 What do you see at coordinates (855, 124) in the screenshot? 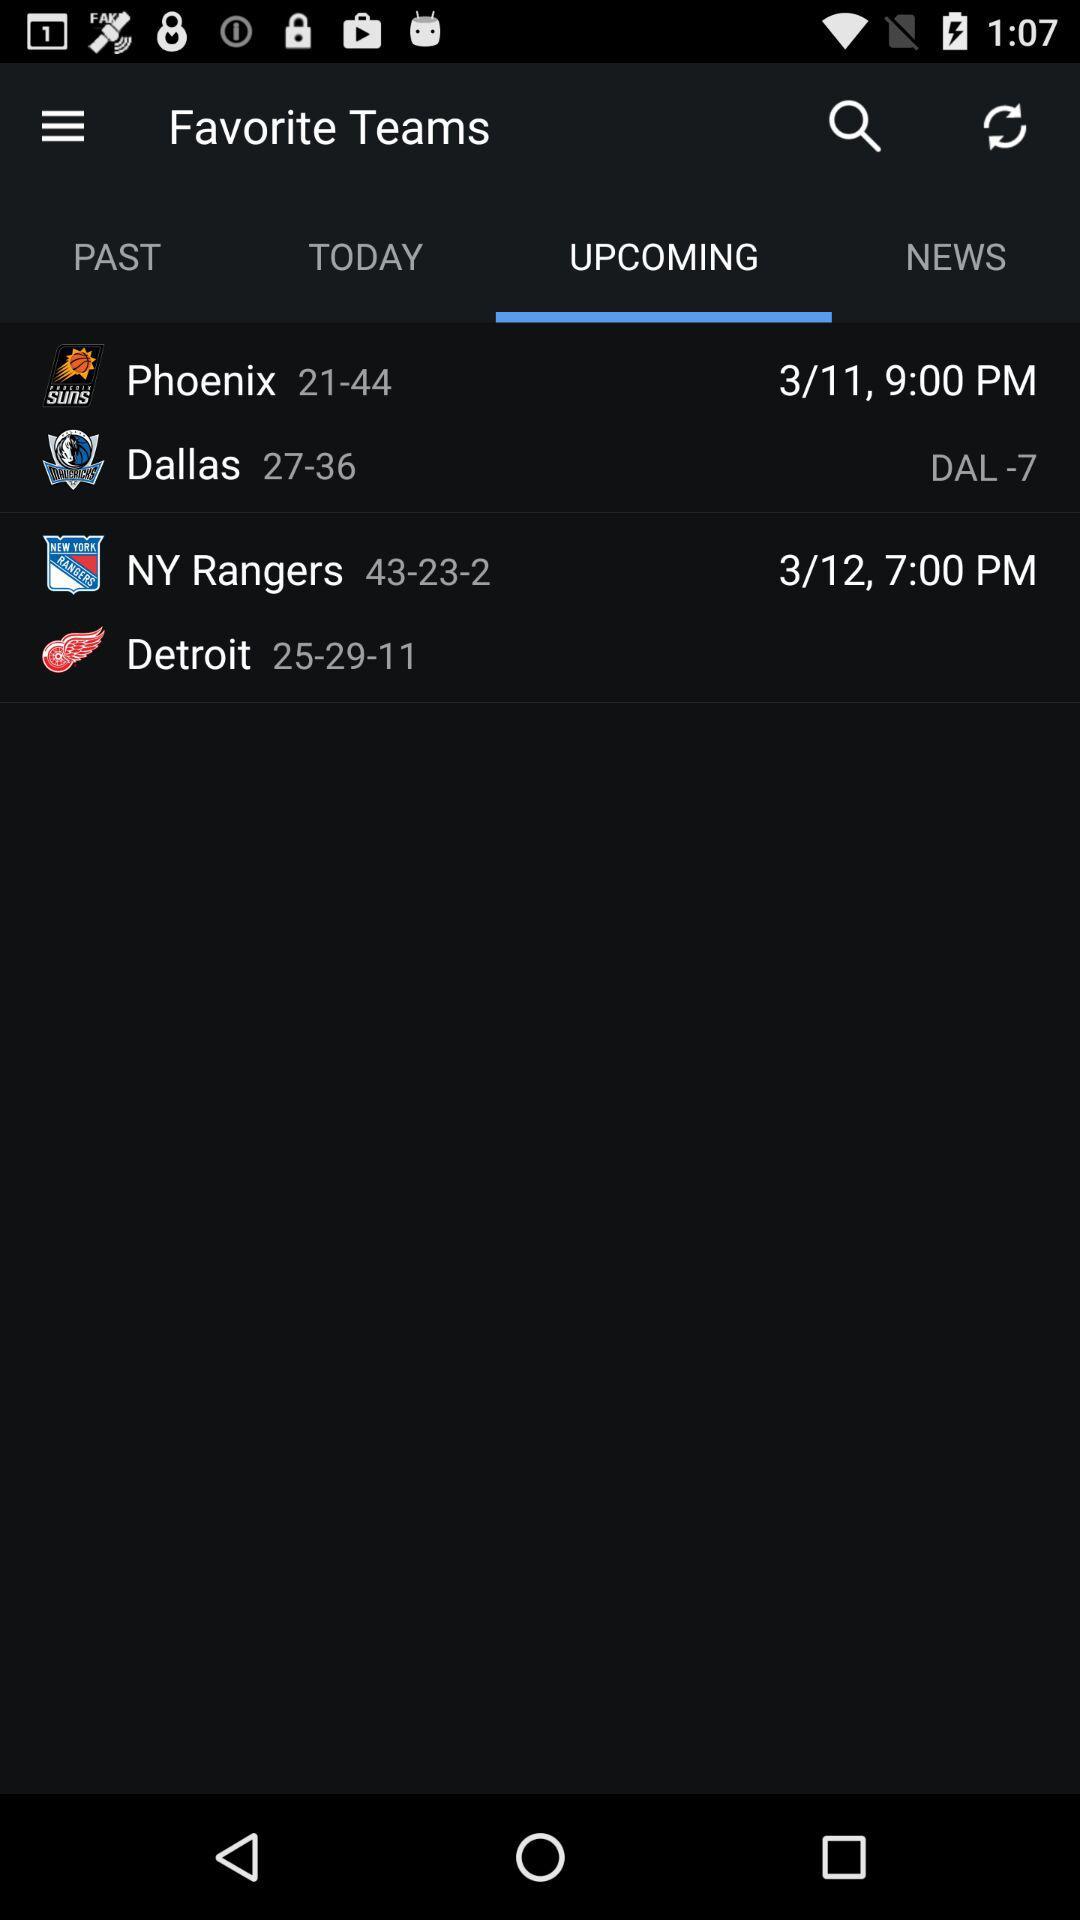
I see `item to the right of today app` at bounding box center [855, 124].